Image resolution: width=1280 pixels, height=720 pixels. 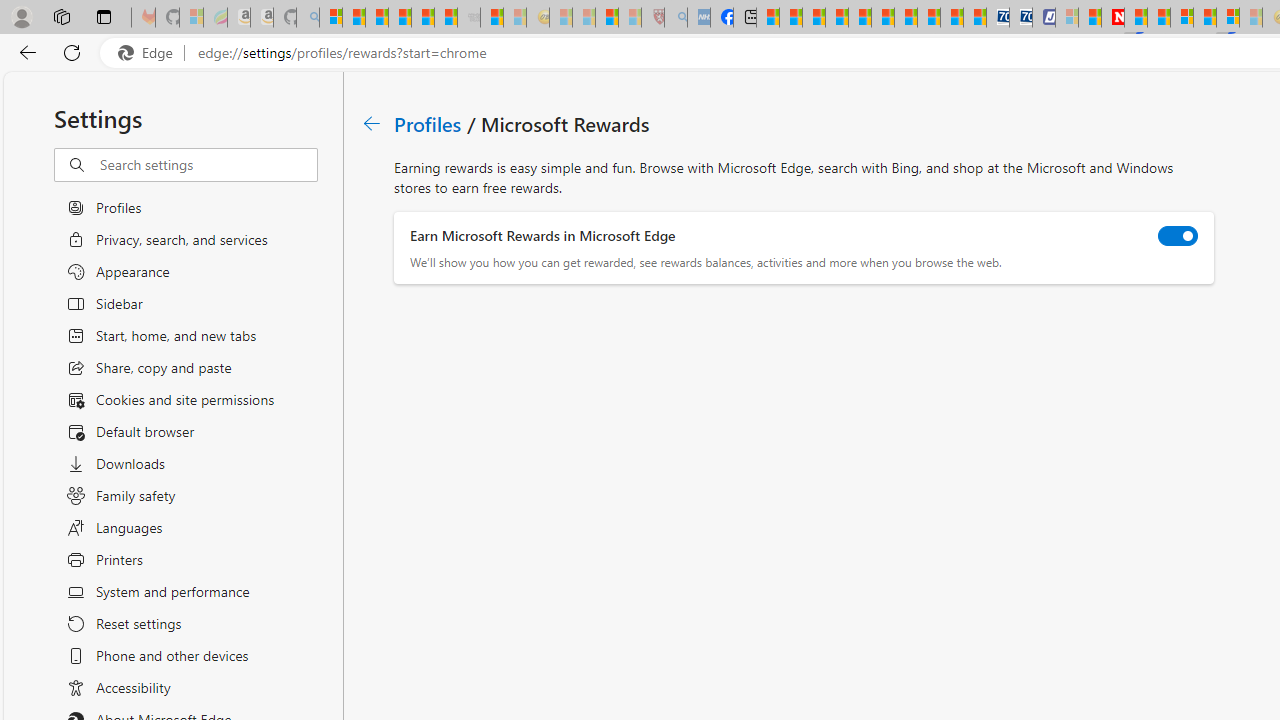 I want to click on 'Go back to Profiles page.', so click(x=372, y=123).